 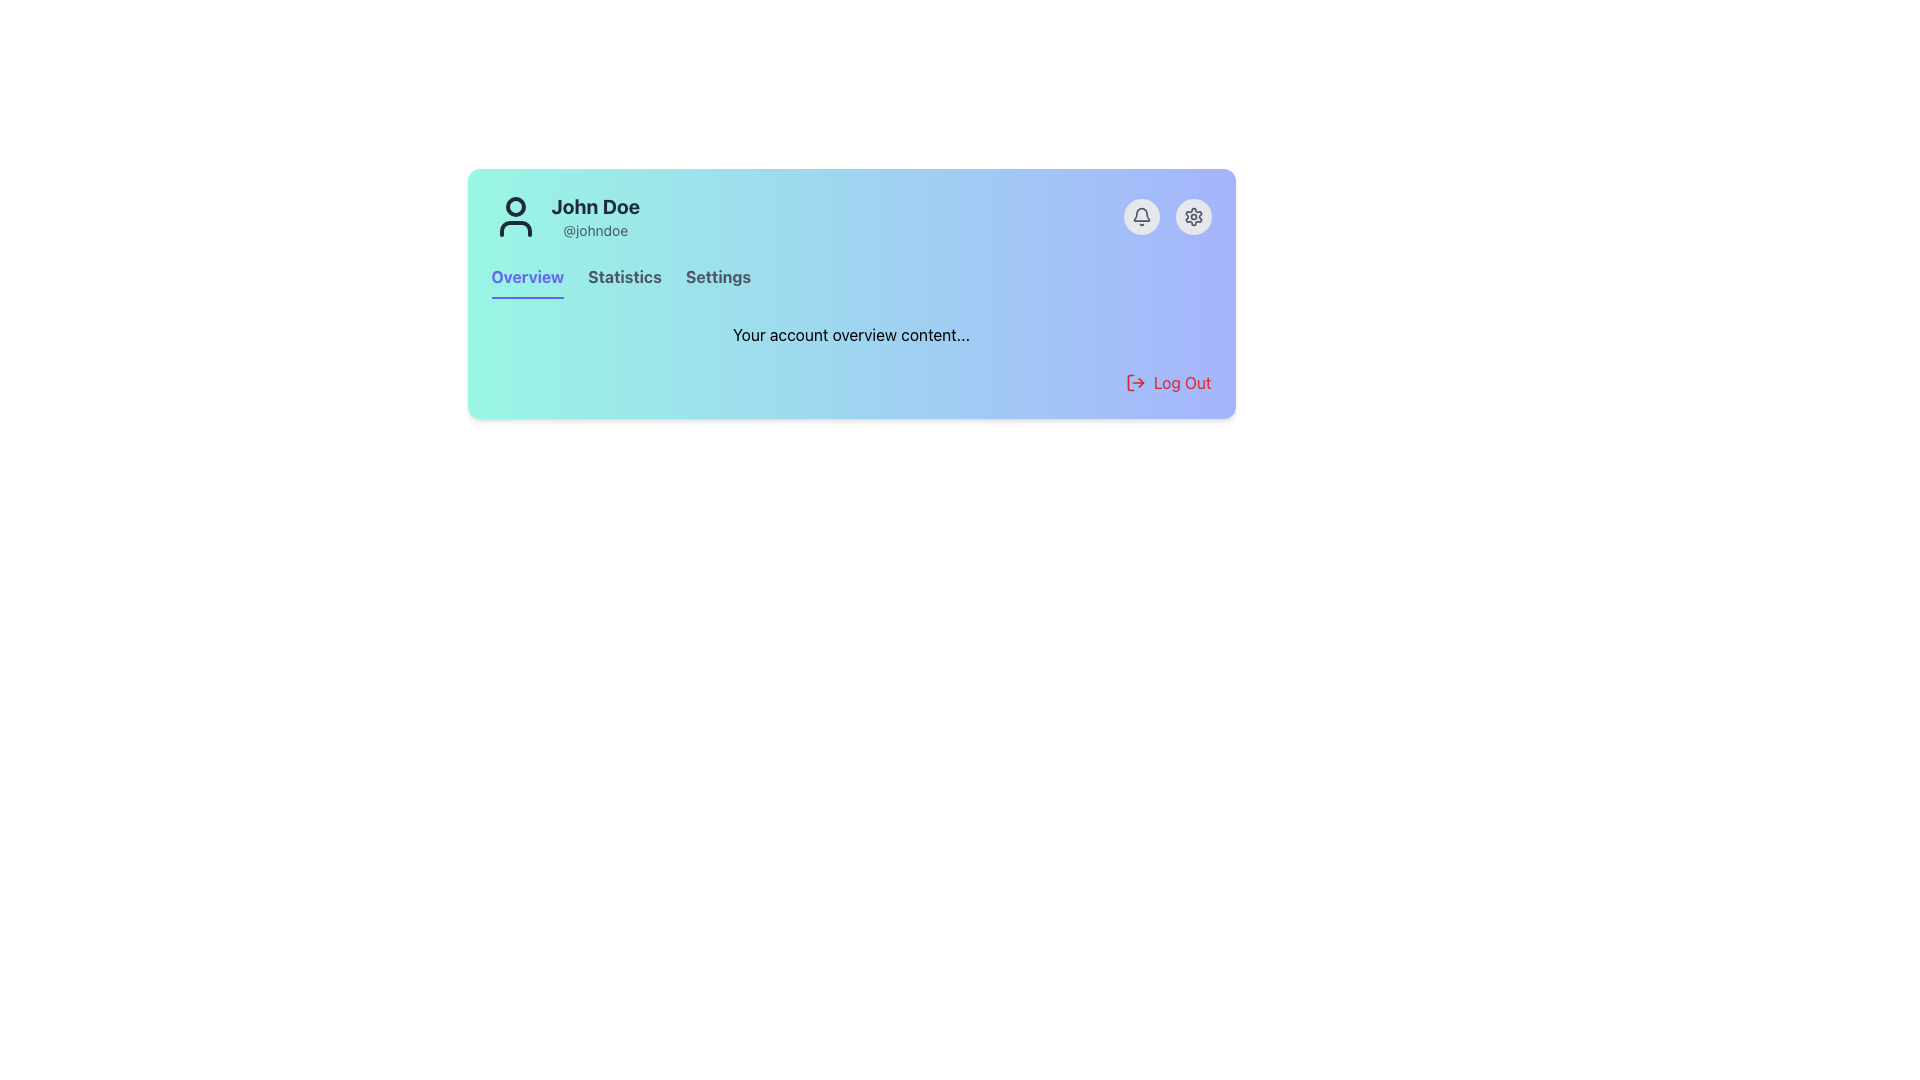 I want to click on the Interactive text tab for navigation, so click(x=623, y=281).